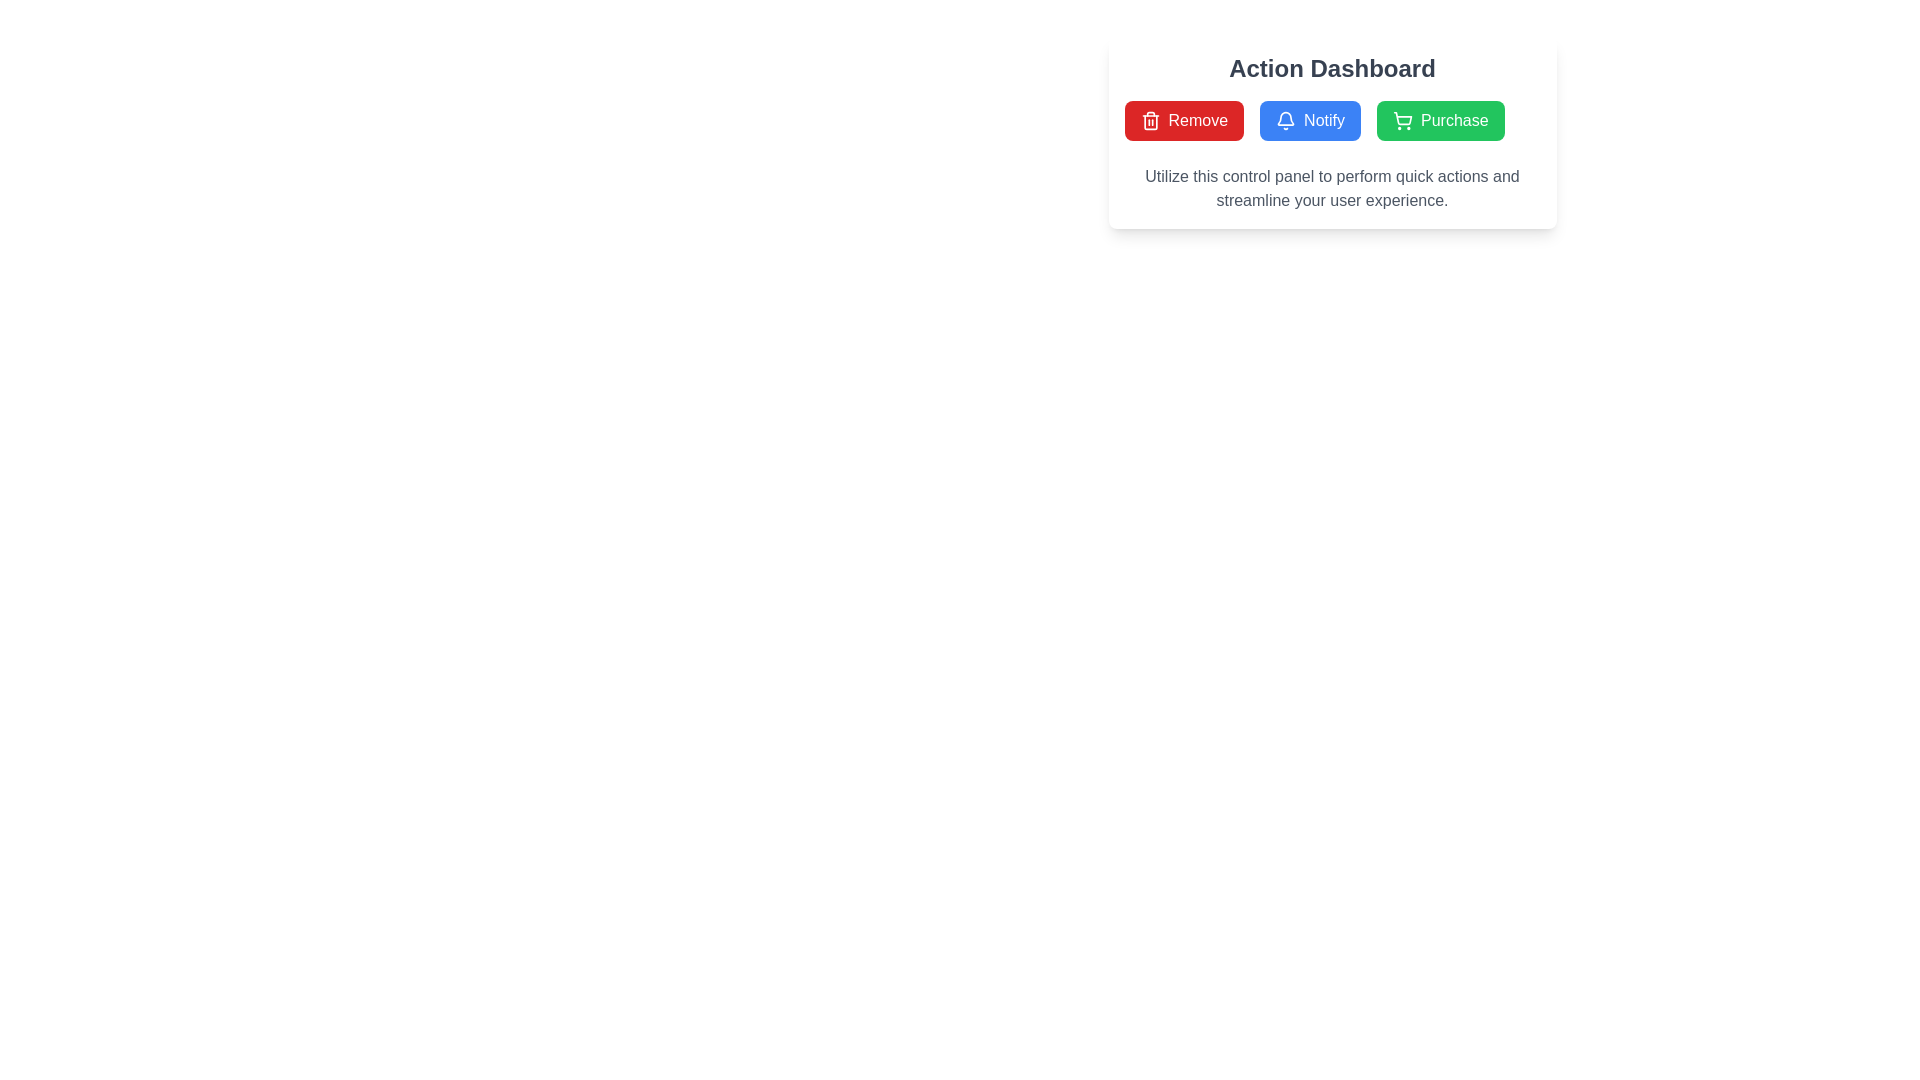 Image resolution: width=1920 pixels, height=1080 pixels. I want to click on the shopping cart icon located within the green 'Purchase' button in the top-right section of the interface, so click(1401, 120).